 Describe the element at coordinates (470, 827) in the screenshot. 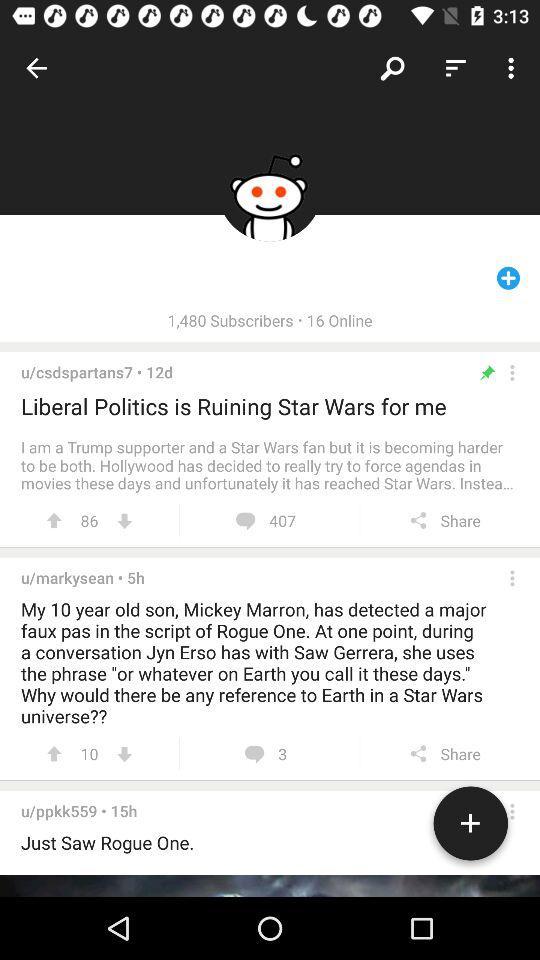

I see `the add icon` at that location.